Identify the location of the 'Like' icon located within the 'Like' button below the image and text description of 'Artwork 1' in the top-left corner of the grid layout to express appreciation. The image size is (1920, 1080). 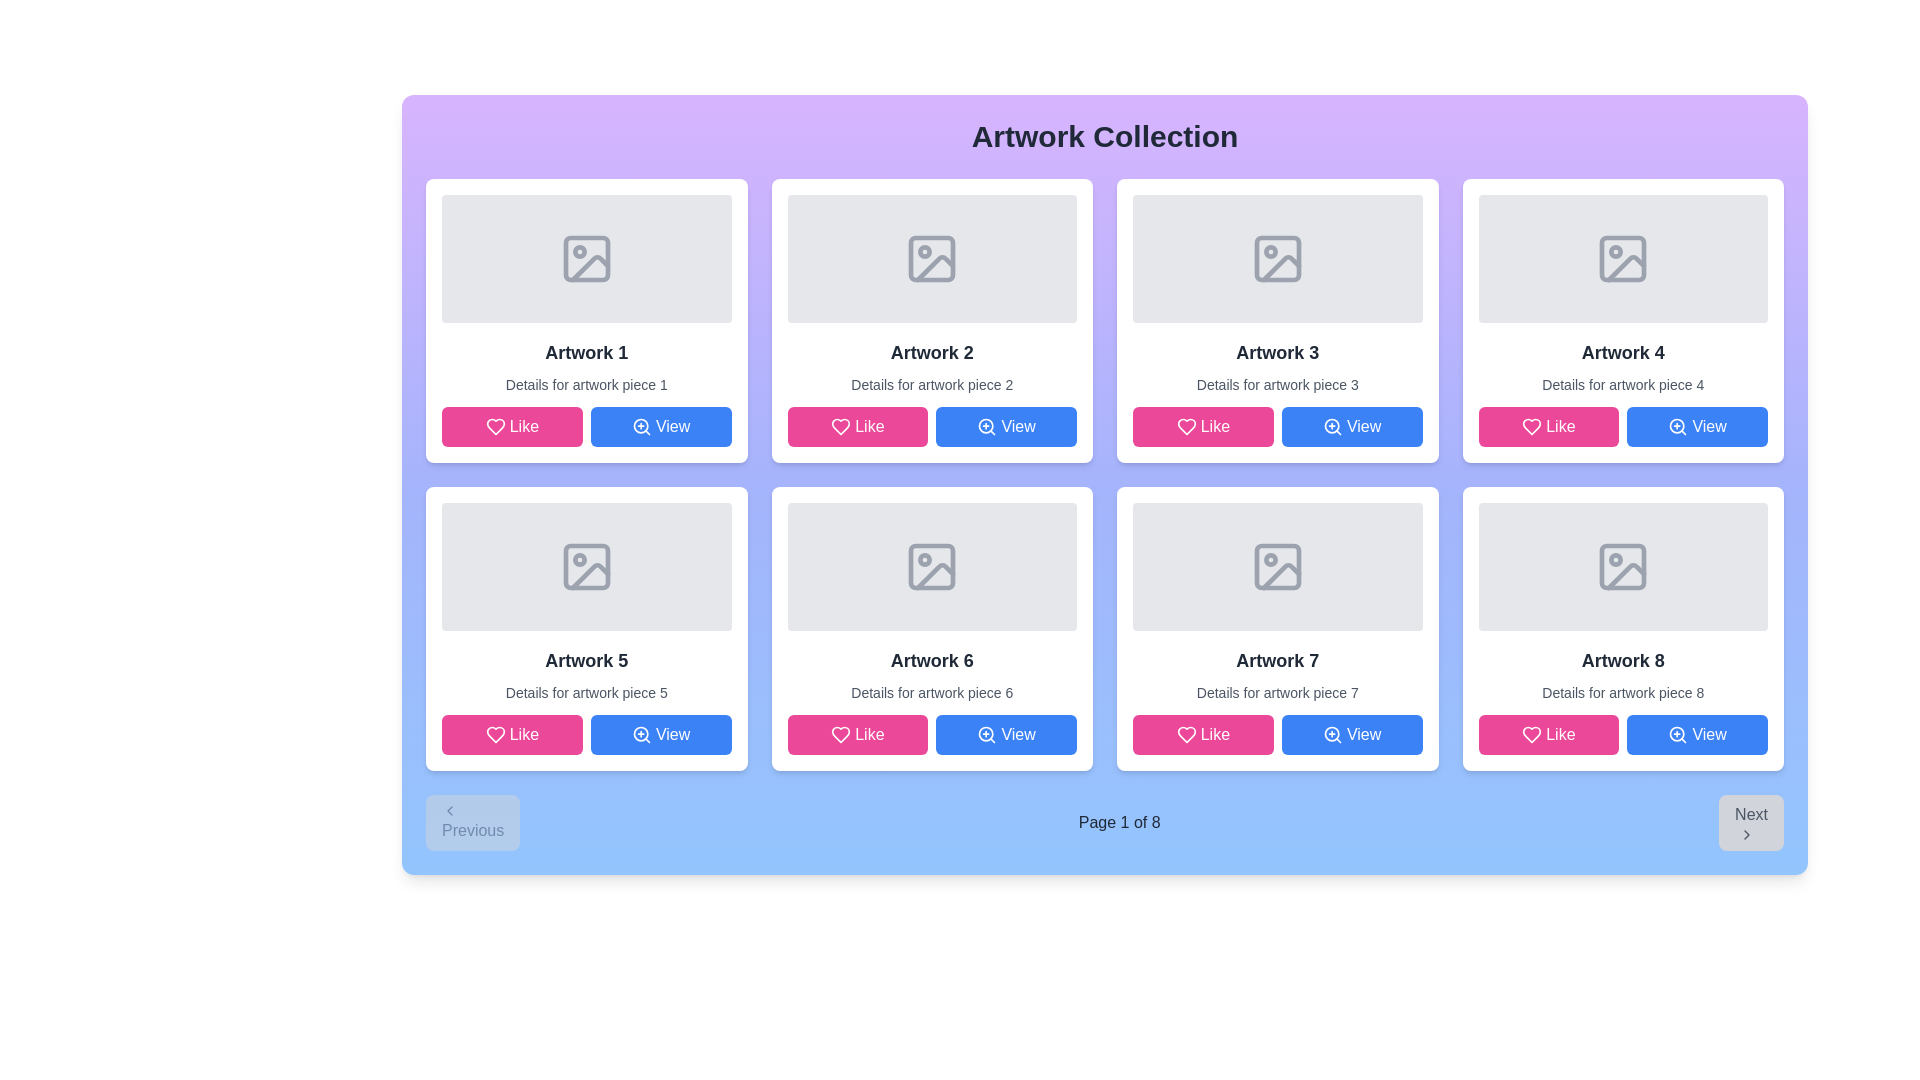
(495, 426).